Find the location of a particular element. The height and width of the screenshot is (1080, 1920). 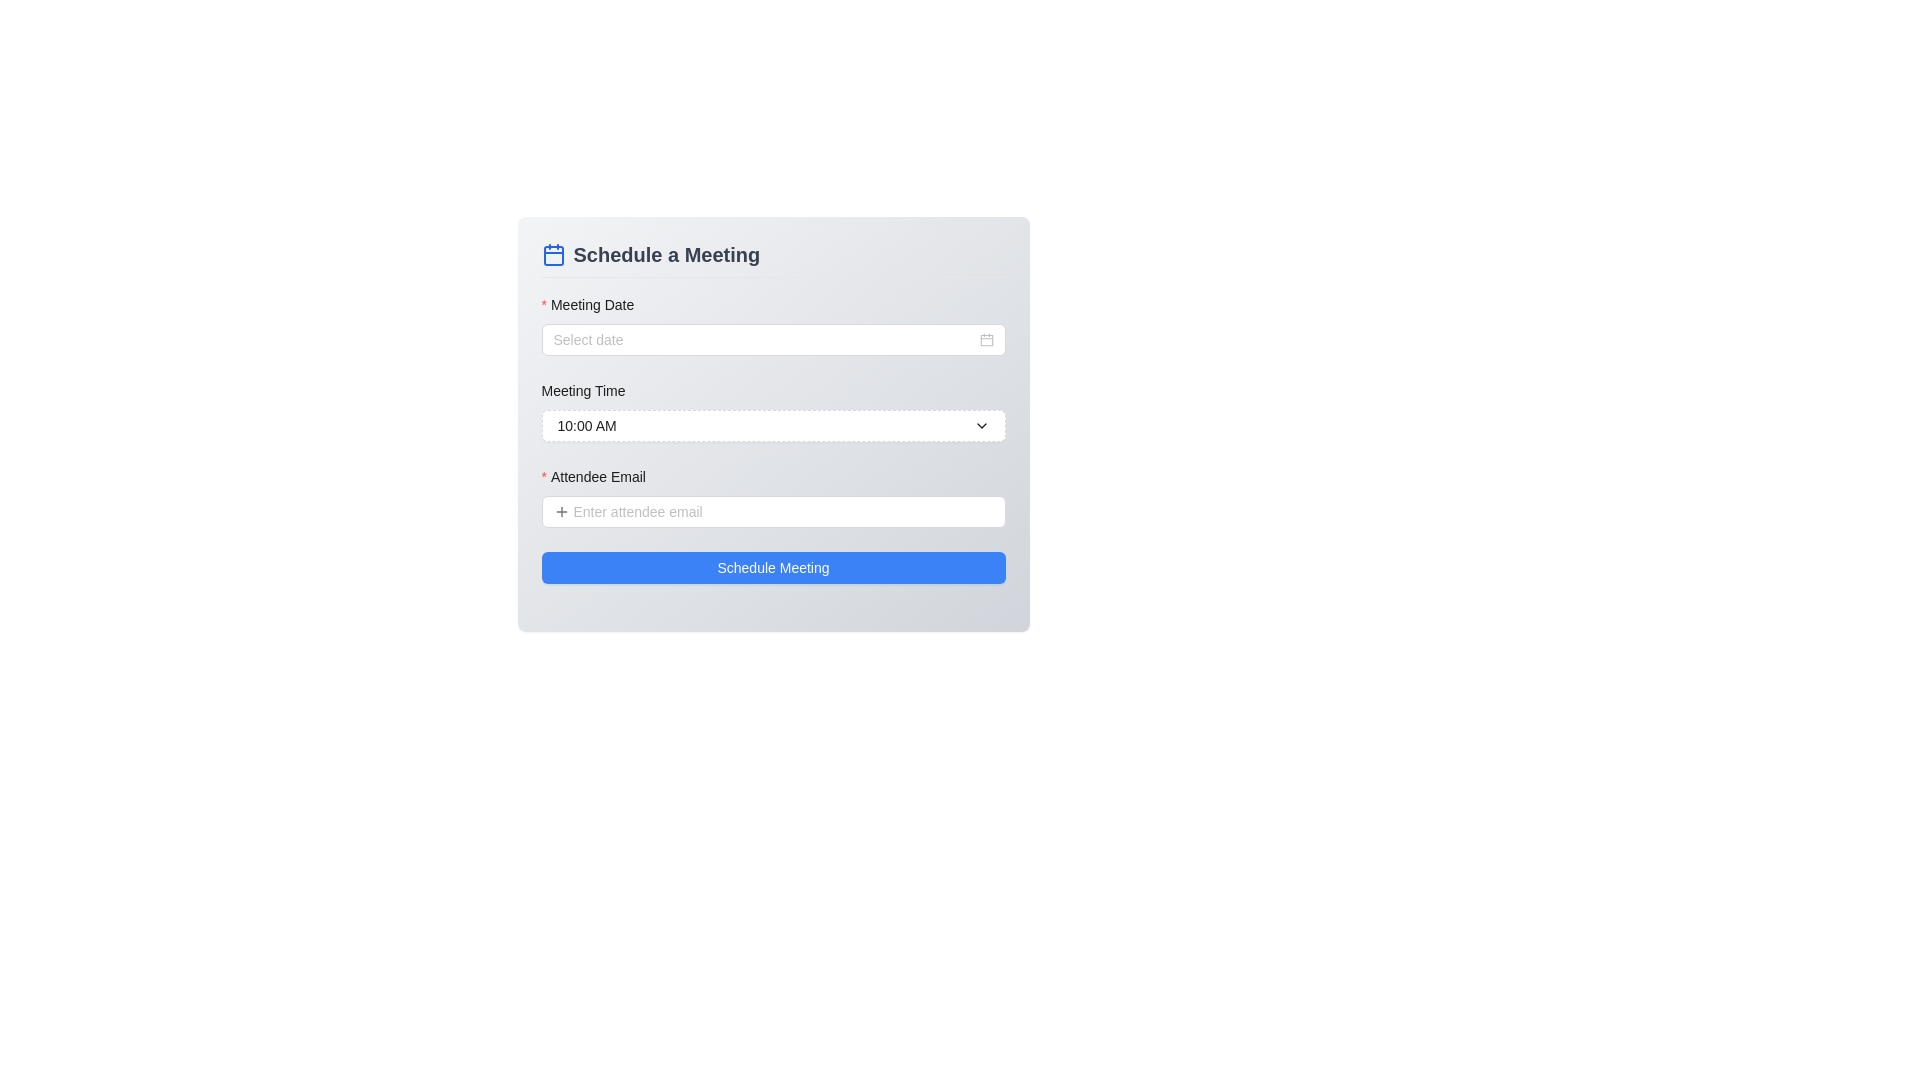

the plus icon located in the prefix area of the 'Attendee Email' input field, which allows users to add an attendee email is located at coordinates (560, 511).